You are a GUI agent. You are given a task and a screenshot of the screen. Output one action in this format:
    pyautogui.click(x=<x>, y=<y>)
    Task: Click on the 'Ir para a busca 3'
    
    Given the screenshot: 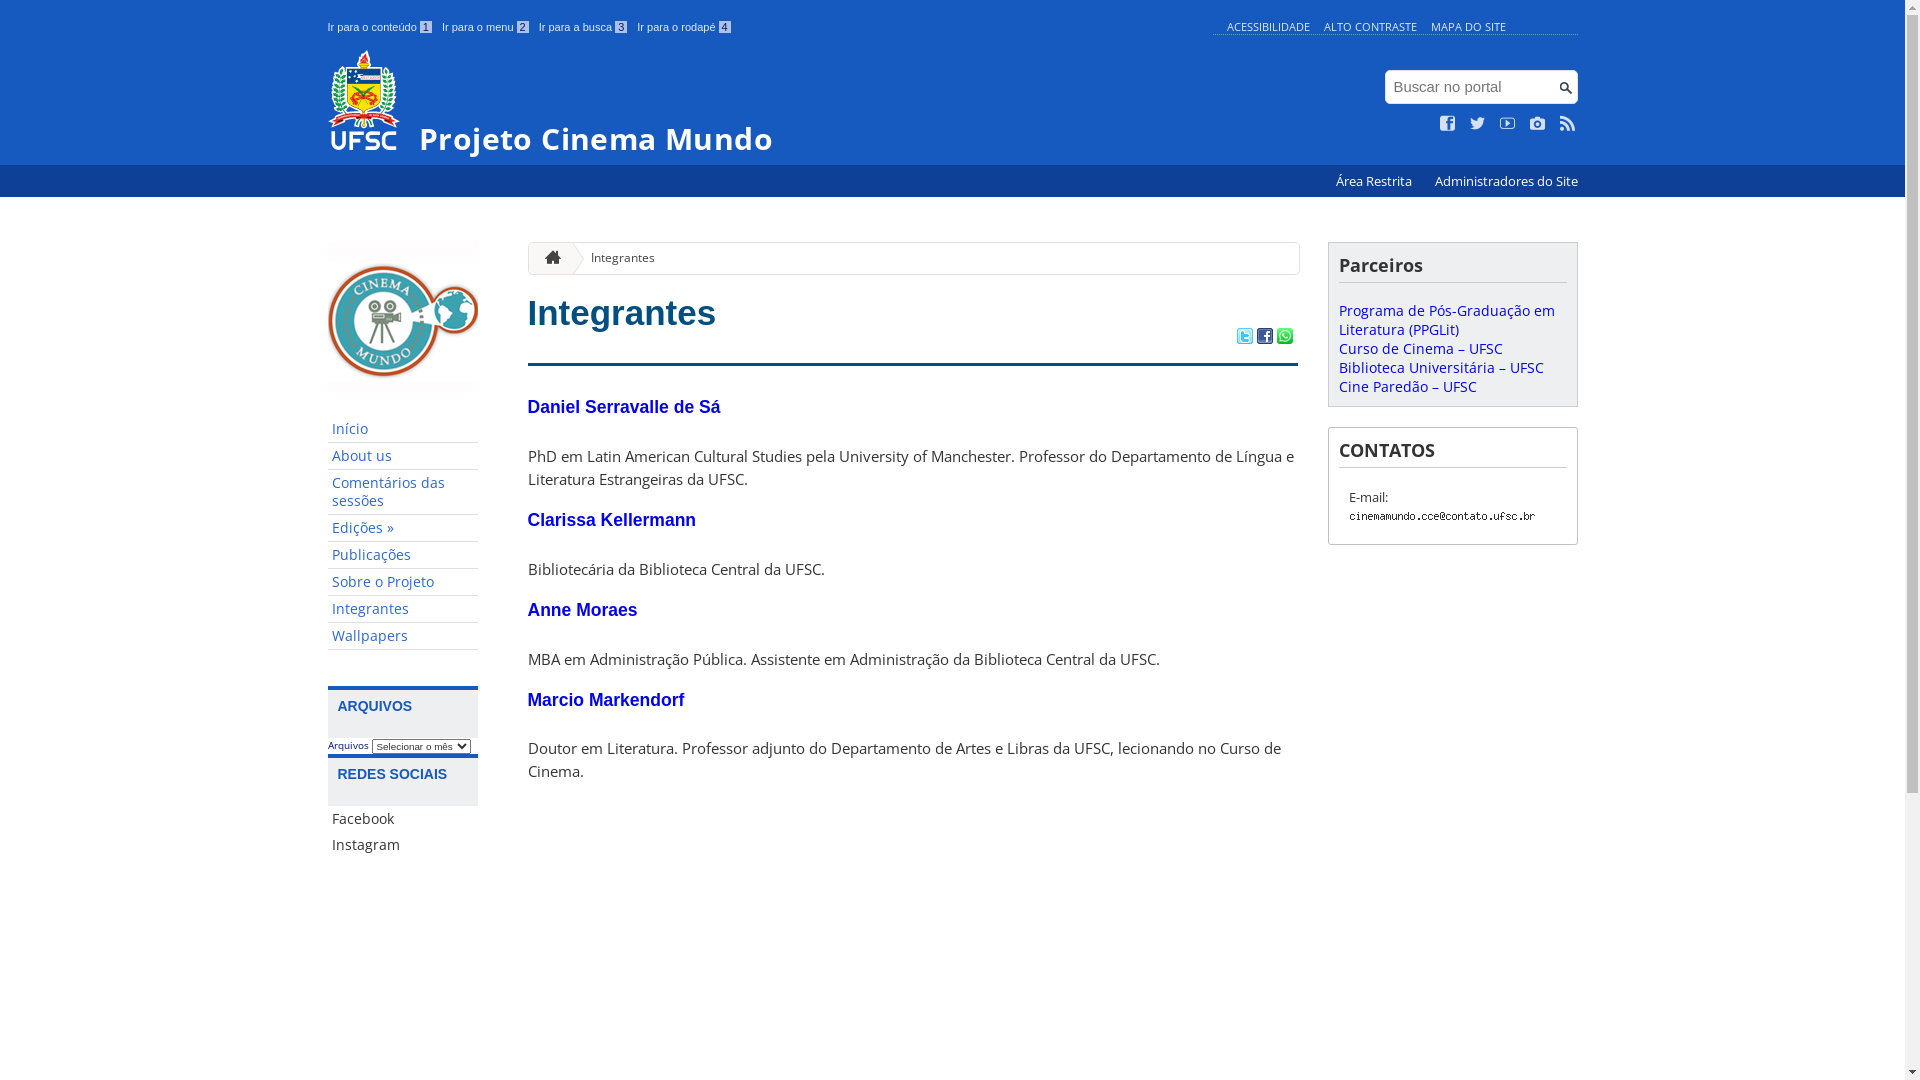 What is the action you would take?
    pyautogui.click(x=582, y=27)
    